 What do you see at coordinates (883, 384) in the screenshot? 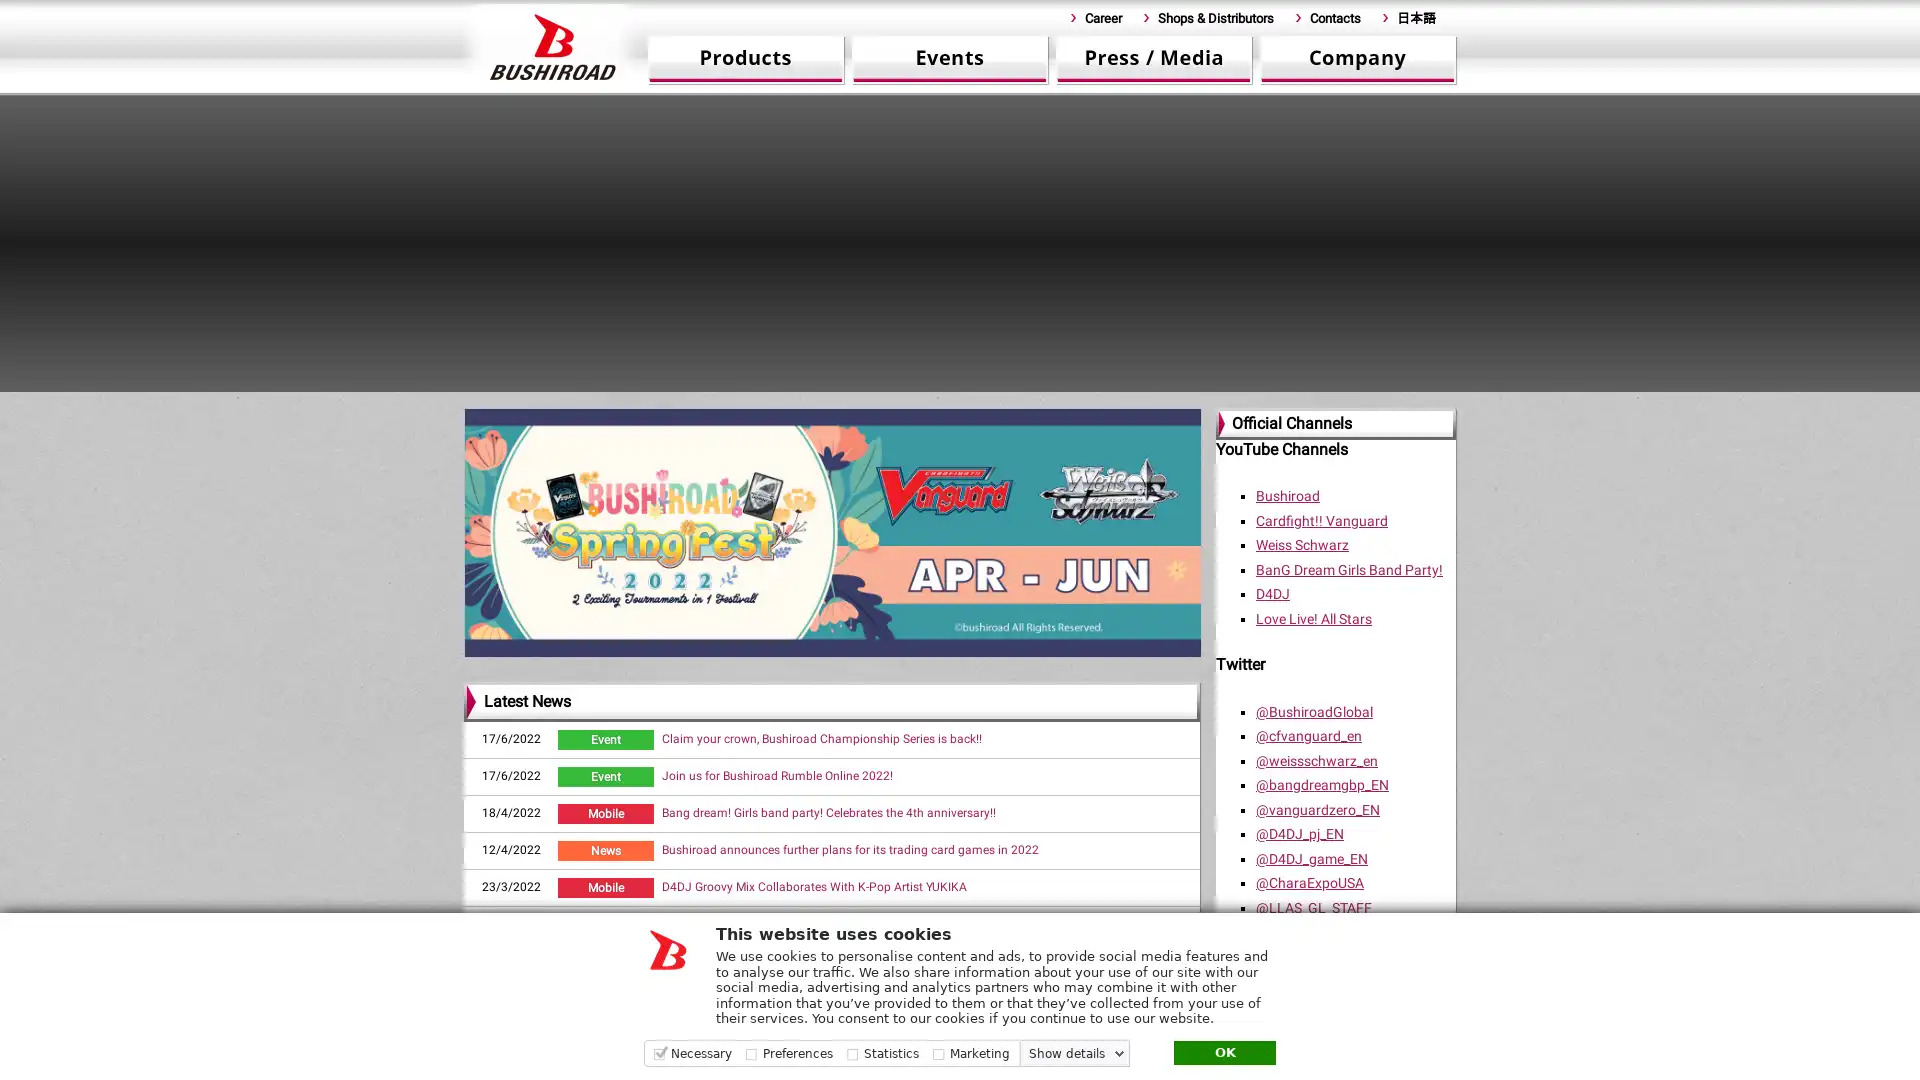
I see `6` at bounding box center [883, 384].